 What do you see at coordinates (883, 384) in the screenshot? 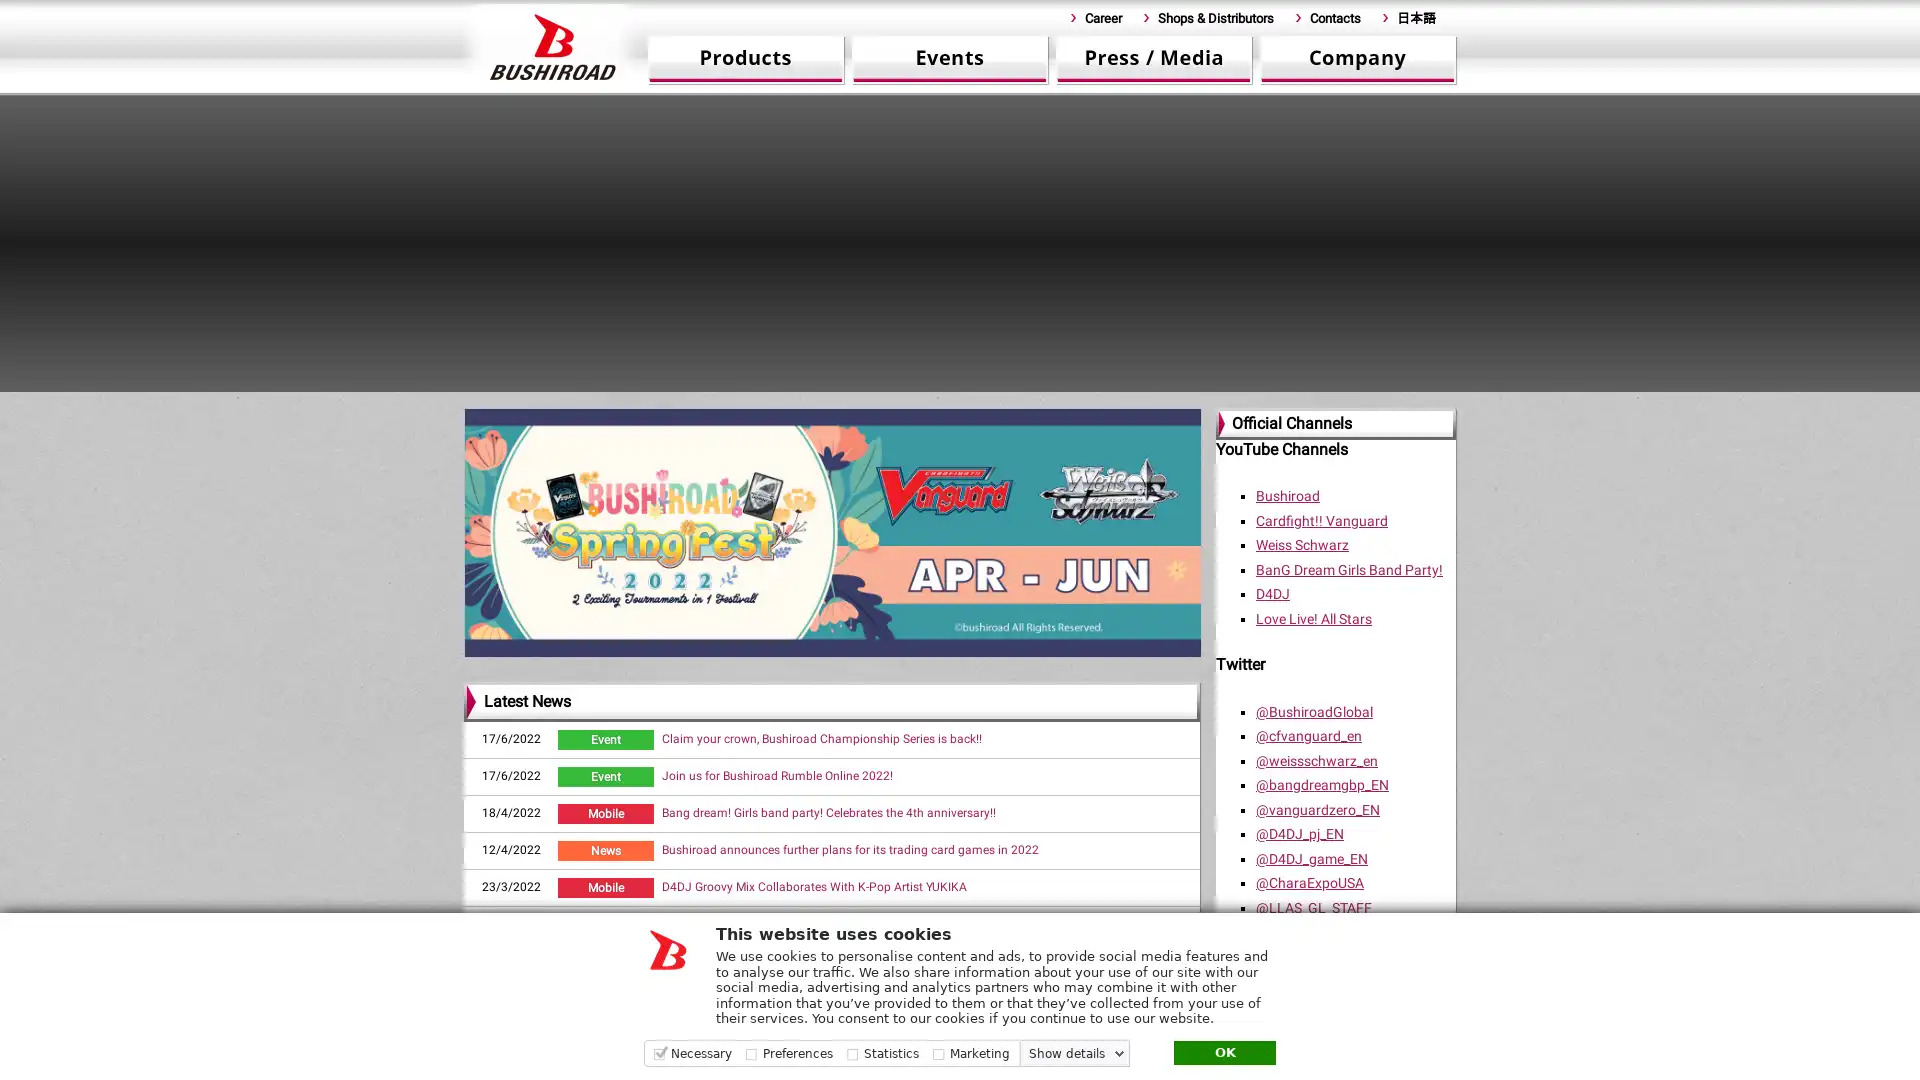
I see `6` at bounding box center [883, 384].